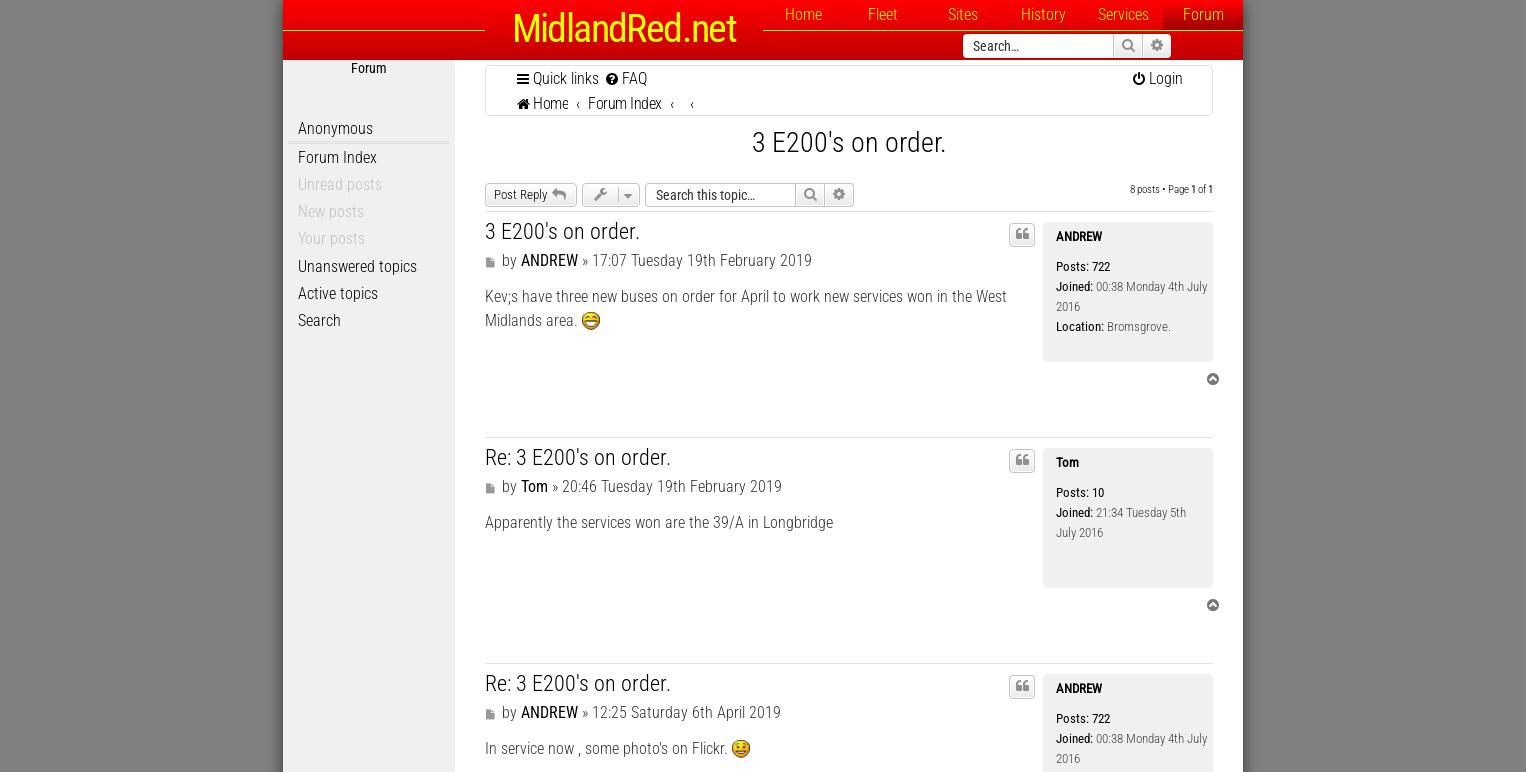  I want to click on '21:34 Tuesday 5th July 2016', so click(1118, 522).